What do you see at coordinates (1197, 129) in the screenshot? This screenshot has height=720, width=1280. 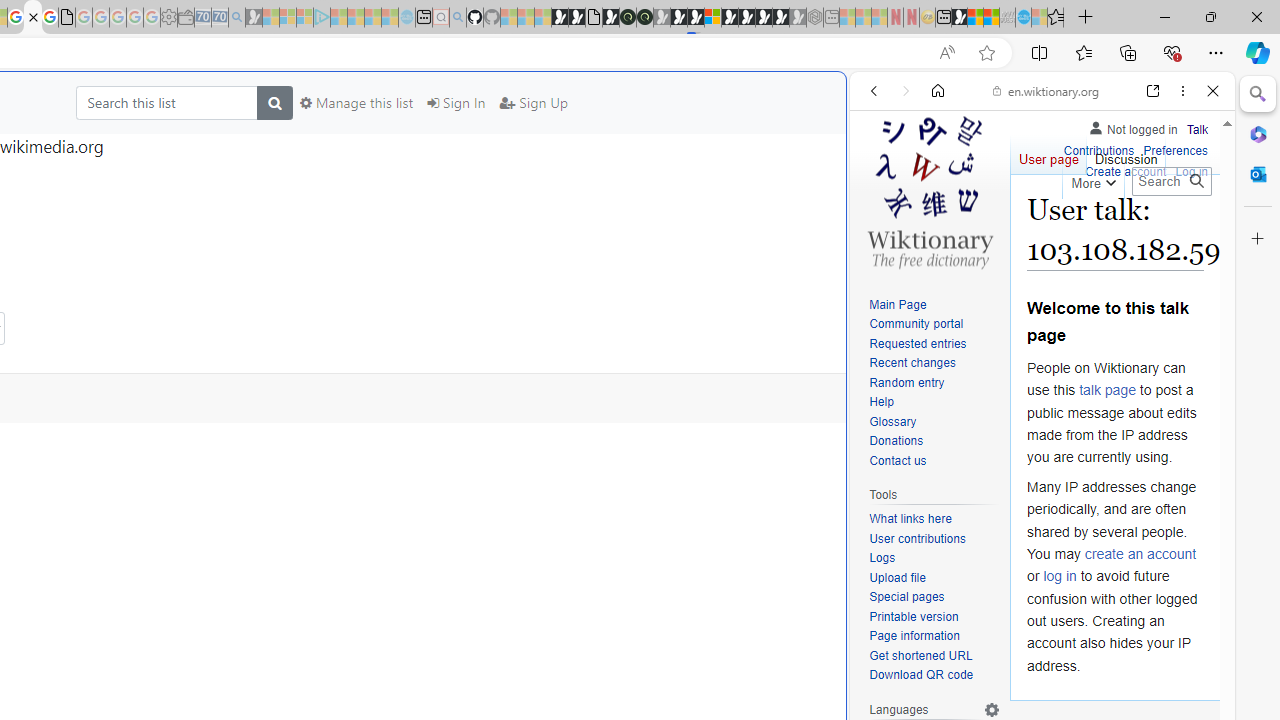 I see `'Talk'` at bounding box center [1197, 129].